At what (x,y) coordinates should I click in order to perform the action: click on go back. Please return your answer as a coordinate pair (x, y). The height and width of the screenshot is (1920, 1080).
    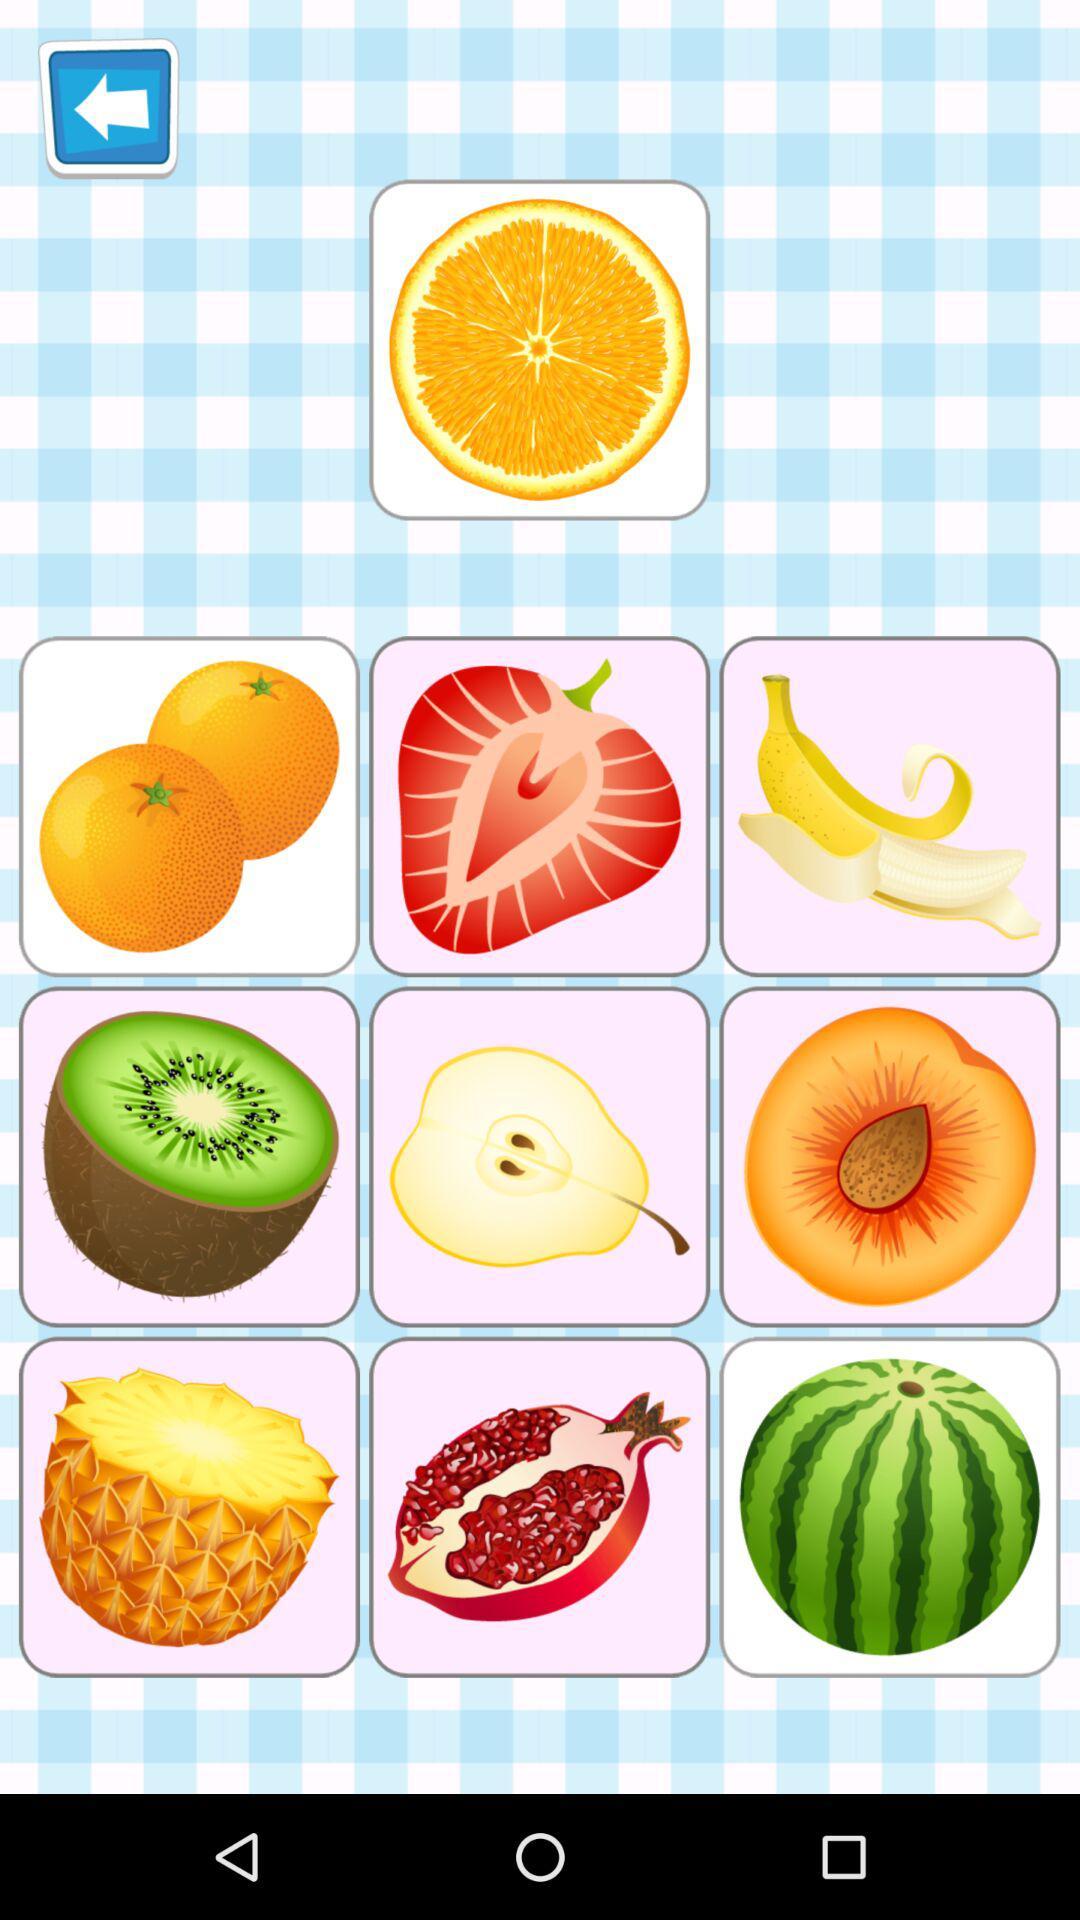
    Looking at the image, I should click on (108, 107).